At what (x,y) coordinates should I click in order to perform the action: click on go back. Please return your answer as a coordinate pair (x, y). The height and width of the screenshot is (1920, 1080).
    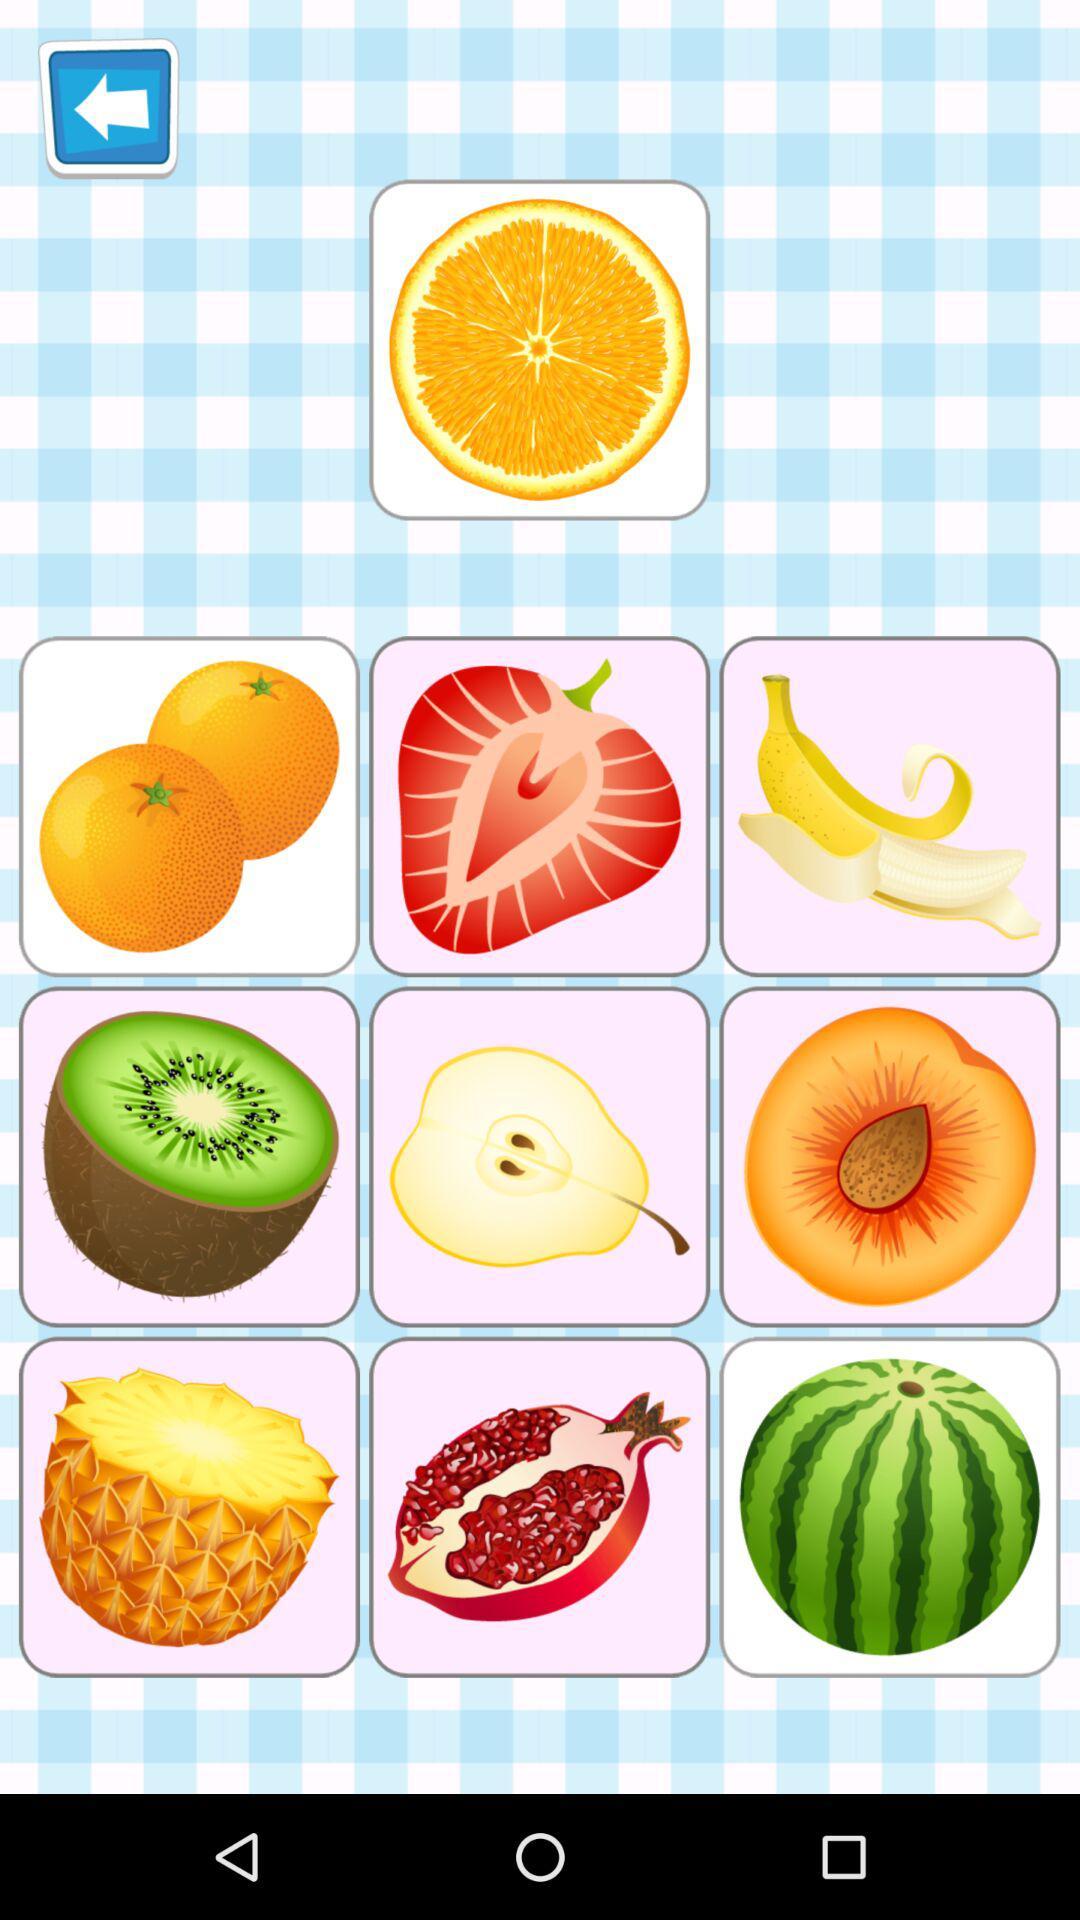
    Looking at the image, I should click on (108, 107).